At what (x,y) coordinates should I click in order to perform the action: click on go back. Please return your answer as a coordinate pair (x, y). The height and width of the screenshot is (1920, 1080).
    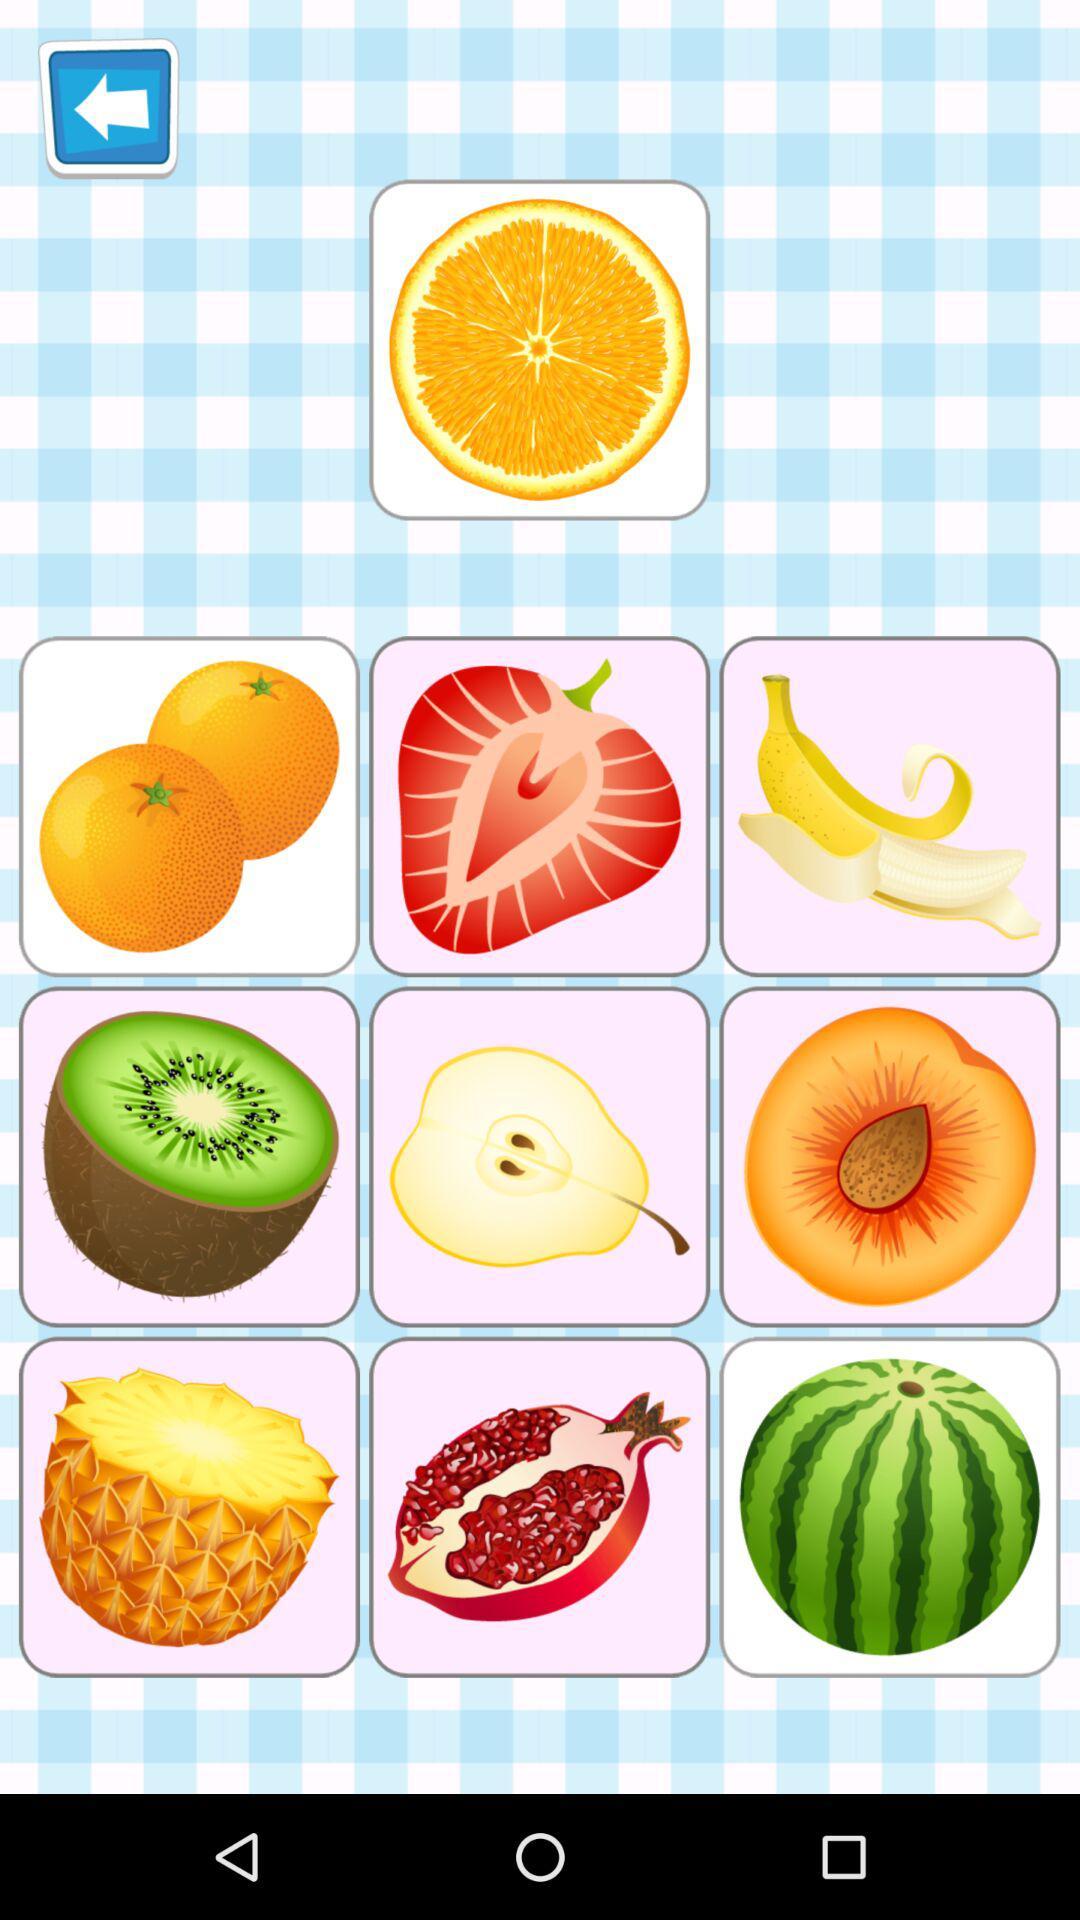
    Looking at the image, I should click on (108, 107).